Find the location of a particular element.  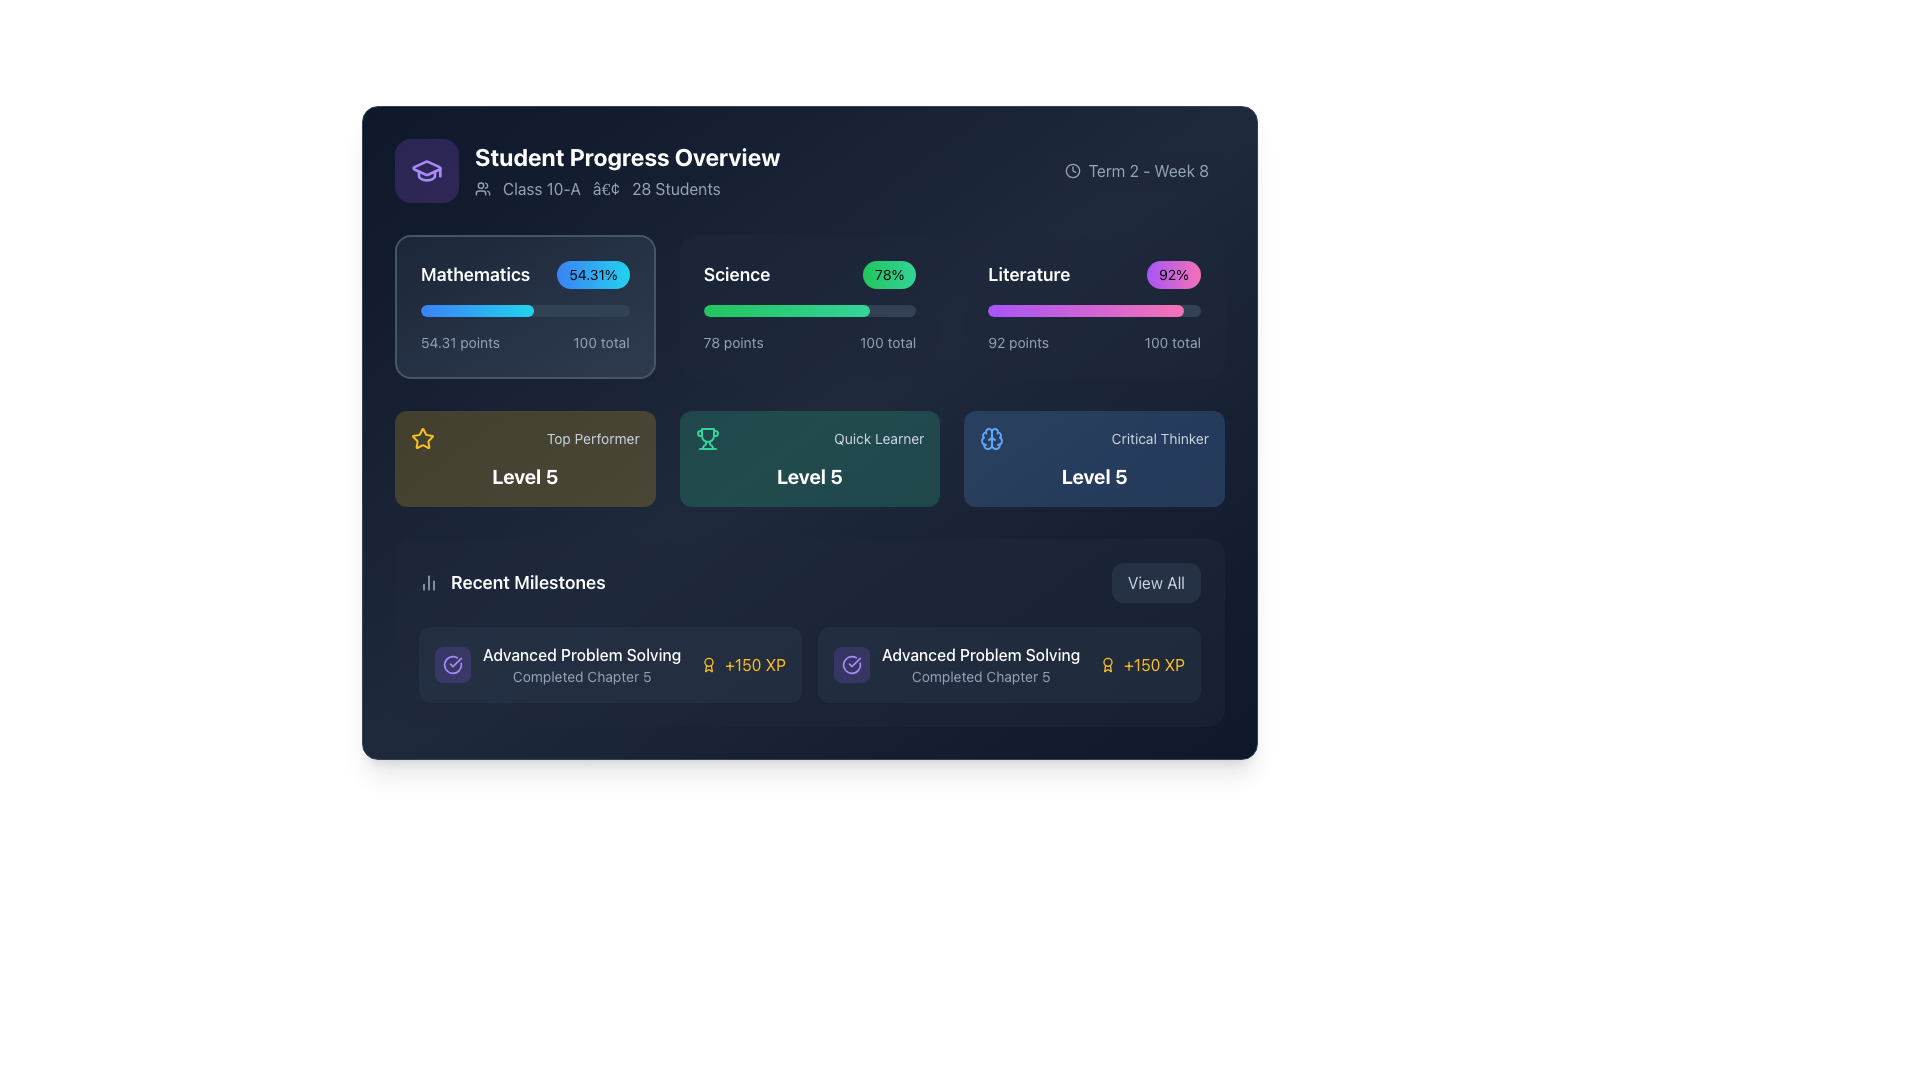

milestone text label located in the 'Recent Milestones' section, which is the top line of text indicating a specific achievement is located at coordinates (581, 655).